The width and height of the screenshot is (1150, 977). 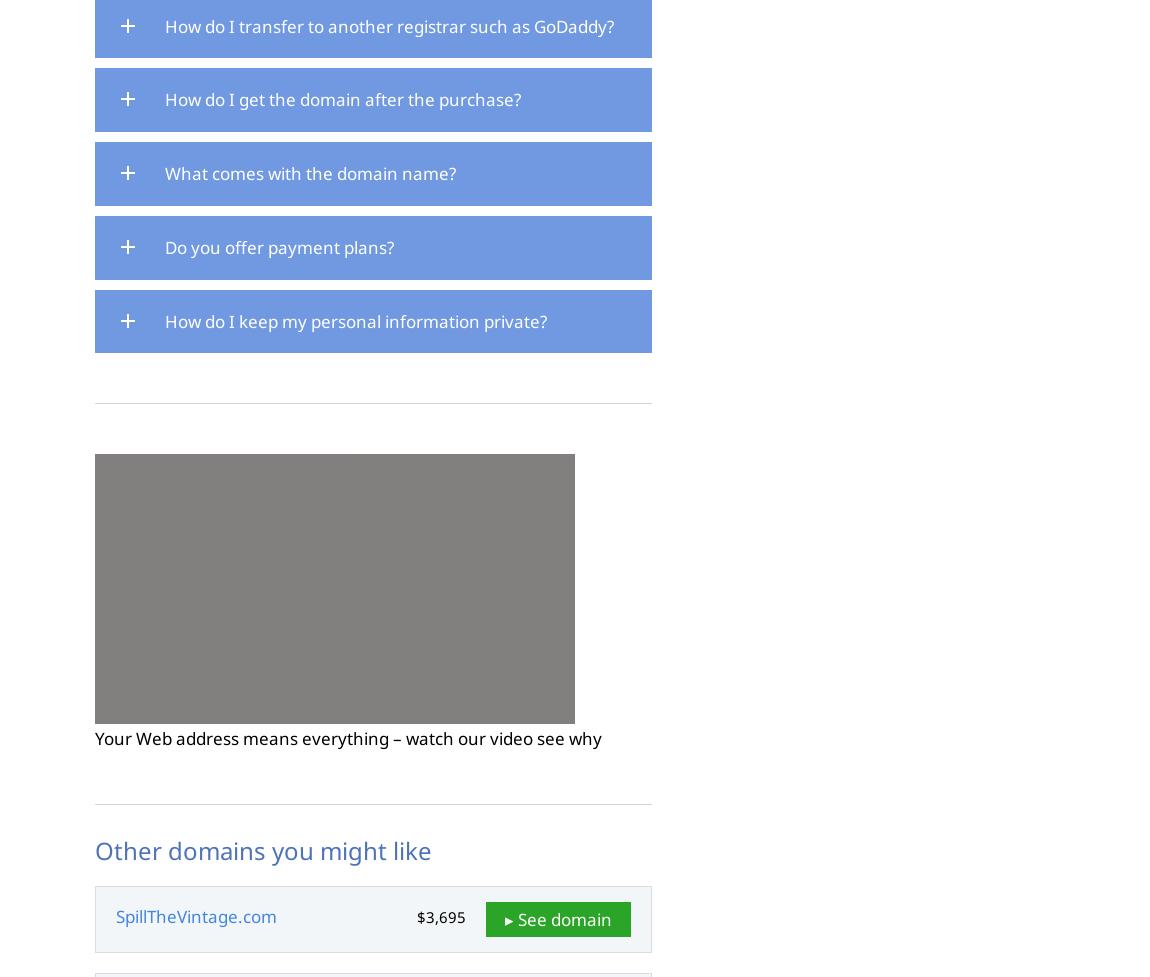 What do you see at coordinates (348, 738) in the screenshot?
I see `'Your Web address means everything – watch our video see why'` at bounding box center [348, 738].